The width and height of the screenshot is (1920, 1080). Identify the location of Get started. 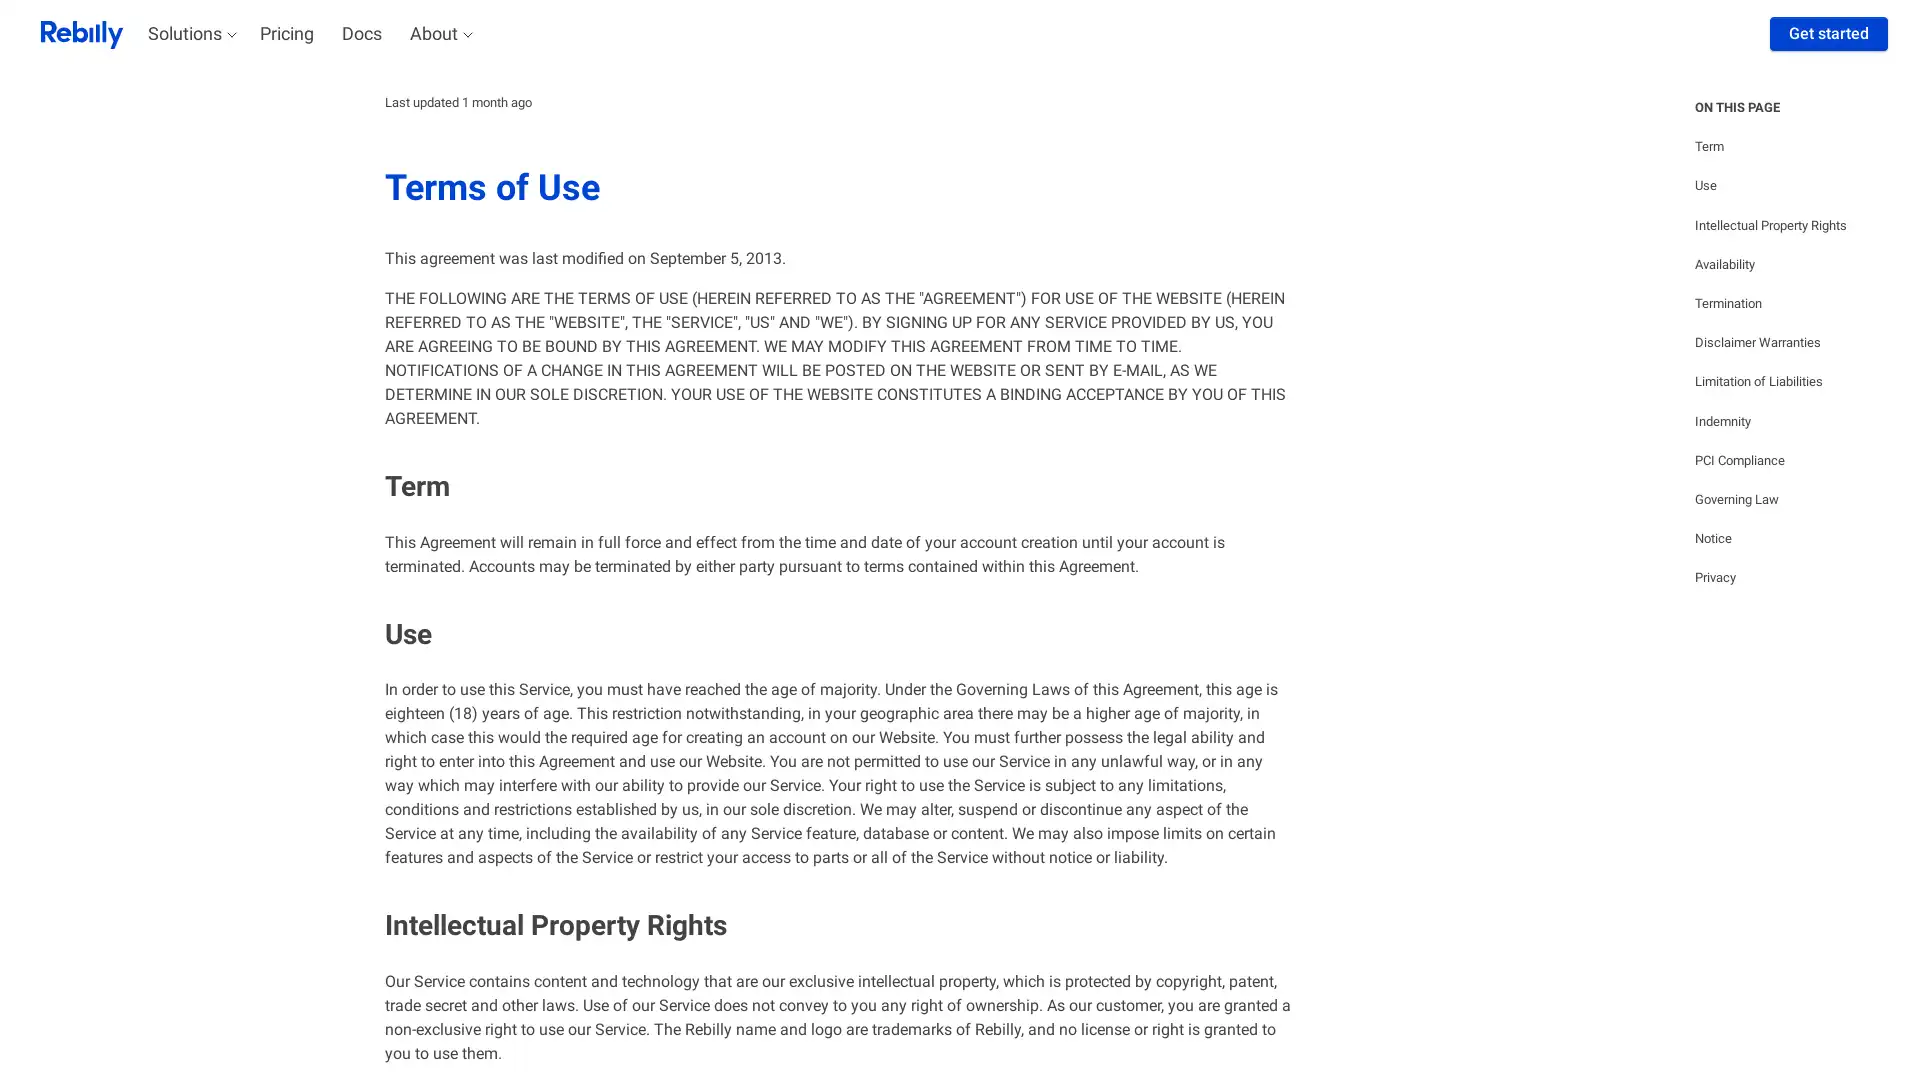
(1828, 34).